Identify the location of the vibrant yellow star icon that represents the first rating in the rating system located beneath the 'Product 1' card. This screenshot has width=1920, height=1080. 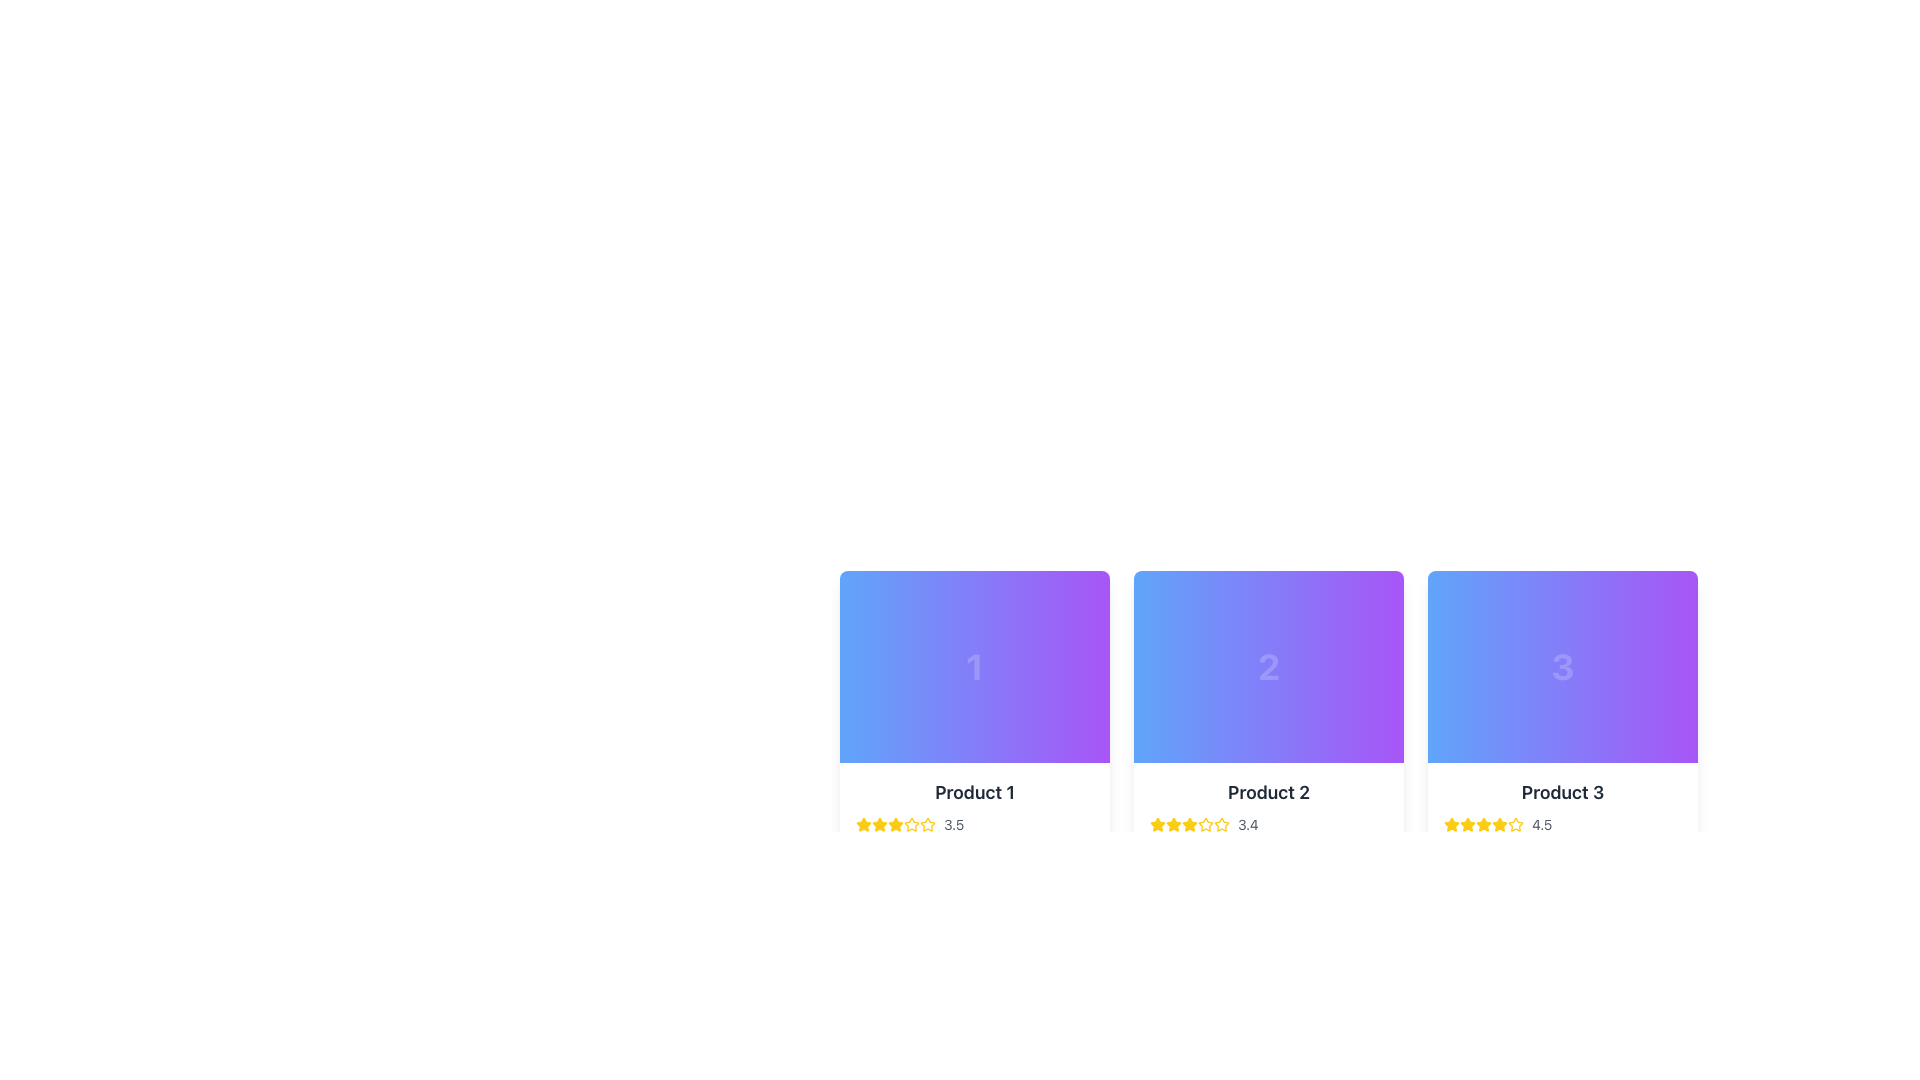
(879, 824).